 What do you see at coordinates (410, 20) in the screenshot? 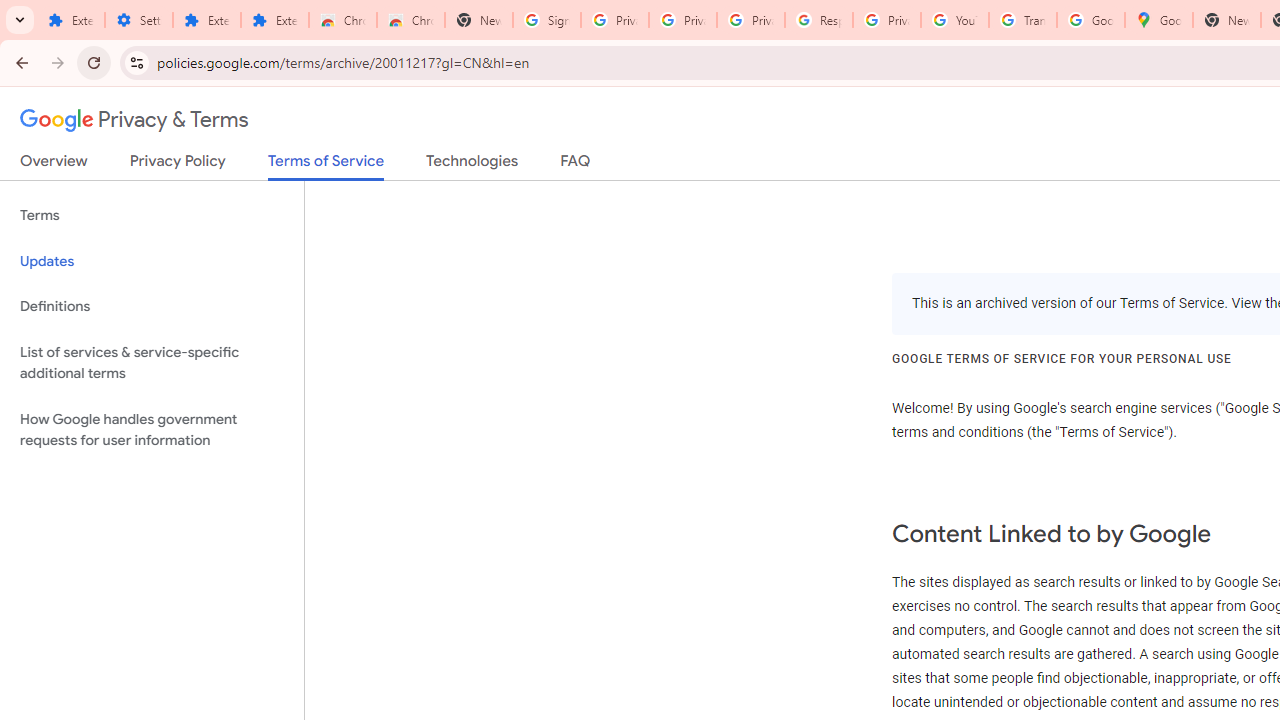
I see `'Chrome Web Store - Themes'` at bounding box center [410, 20].